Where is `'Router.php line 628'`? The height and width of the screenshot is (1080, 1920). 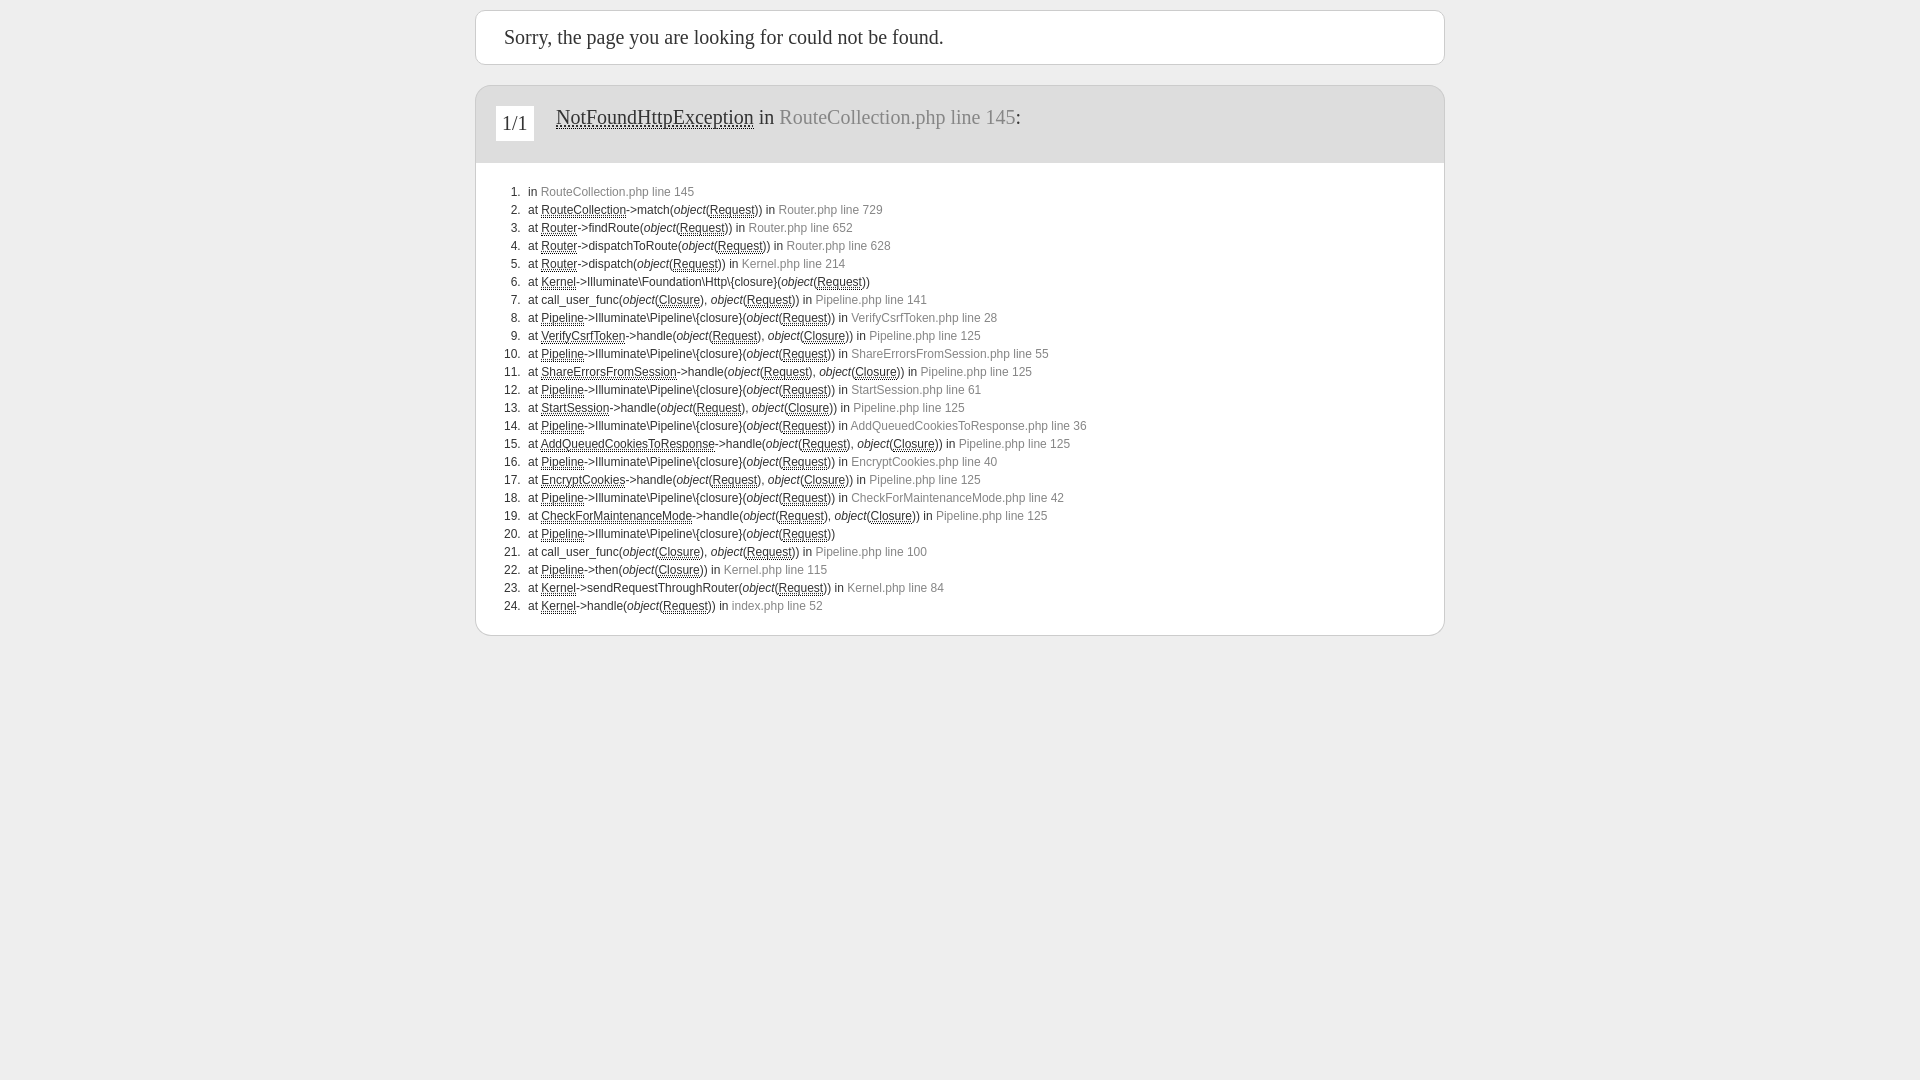
'Router.php line 628' is located at coordinates (838, 245).